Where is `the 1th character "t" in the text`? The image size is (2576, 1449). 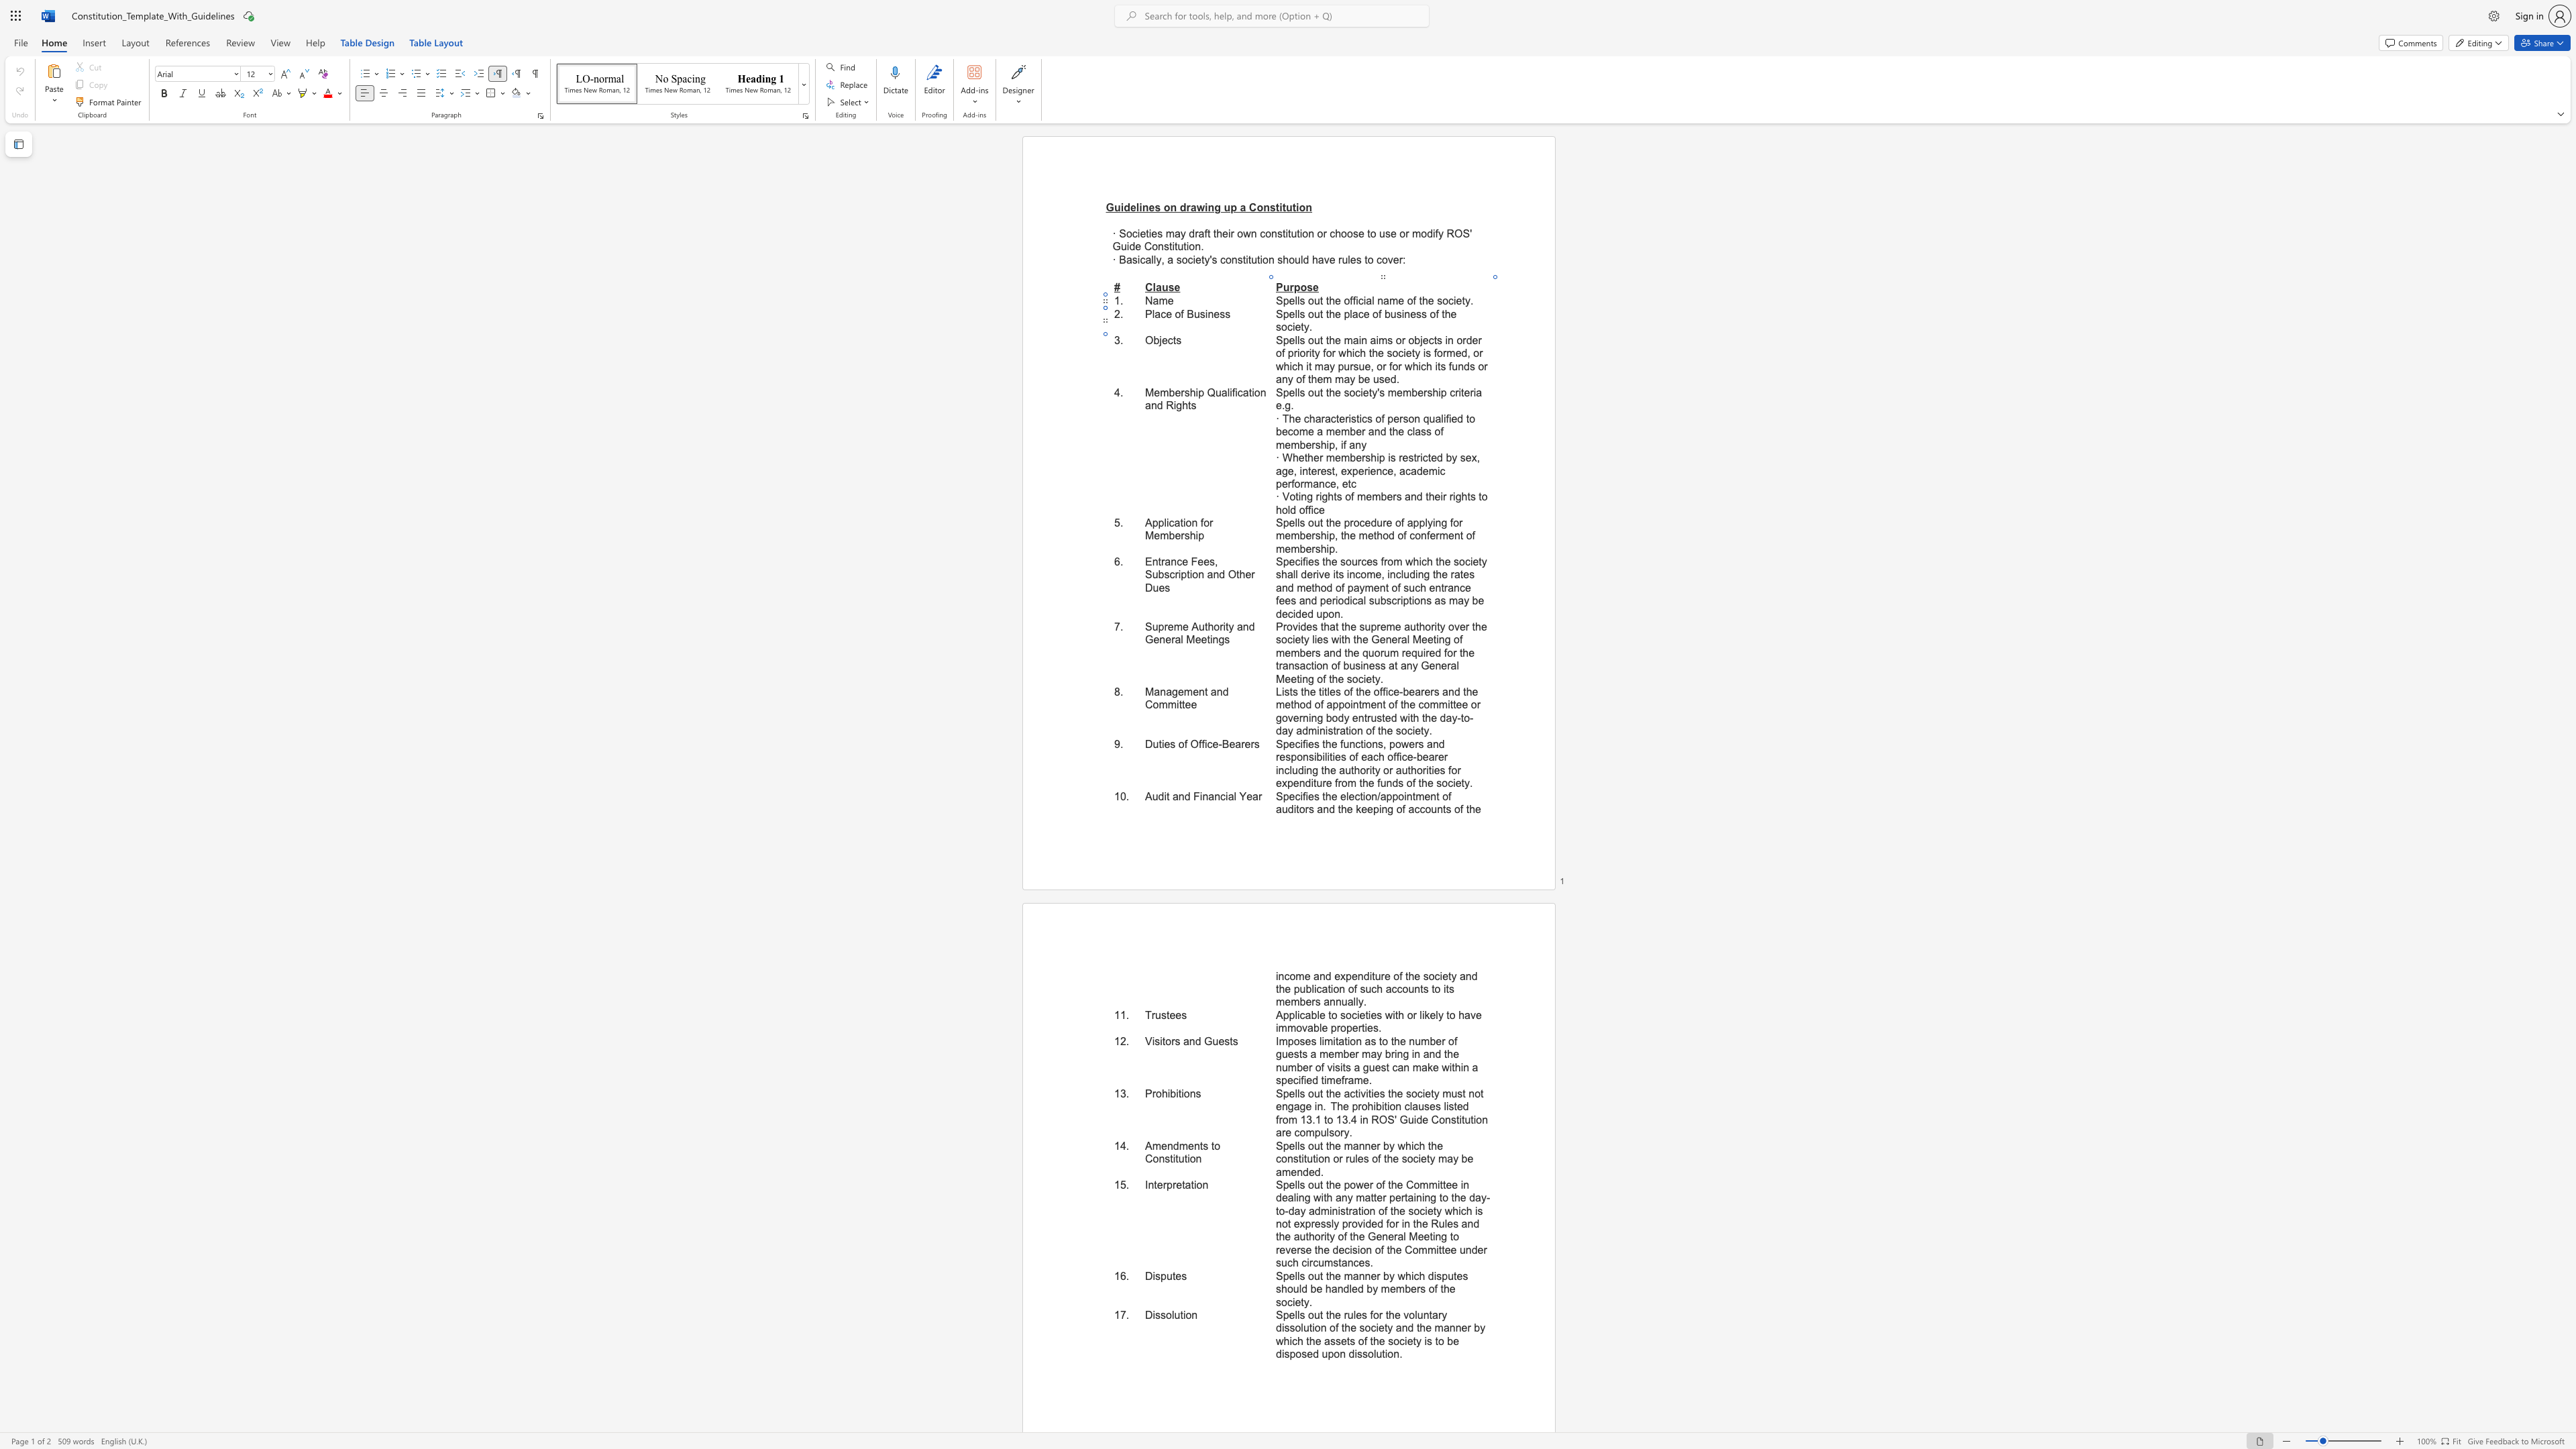 the 1th character "t" in the text is located at coordinates (1320, 392).